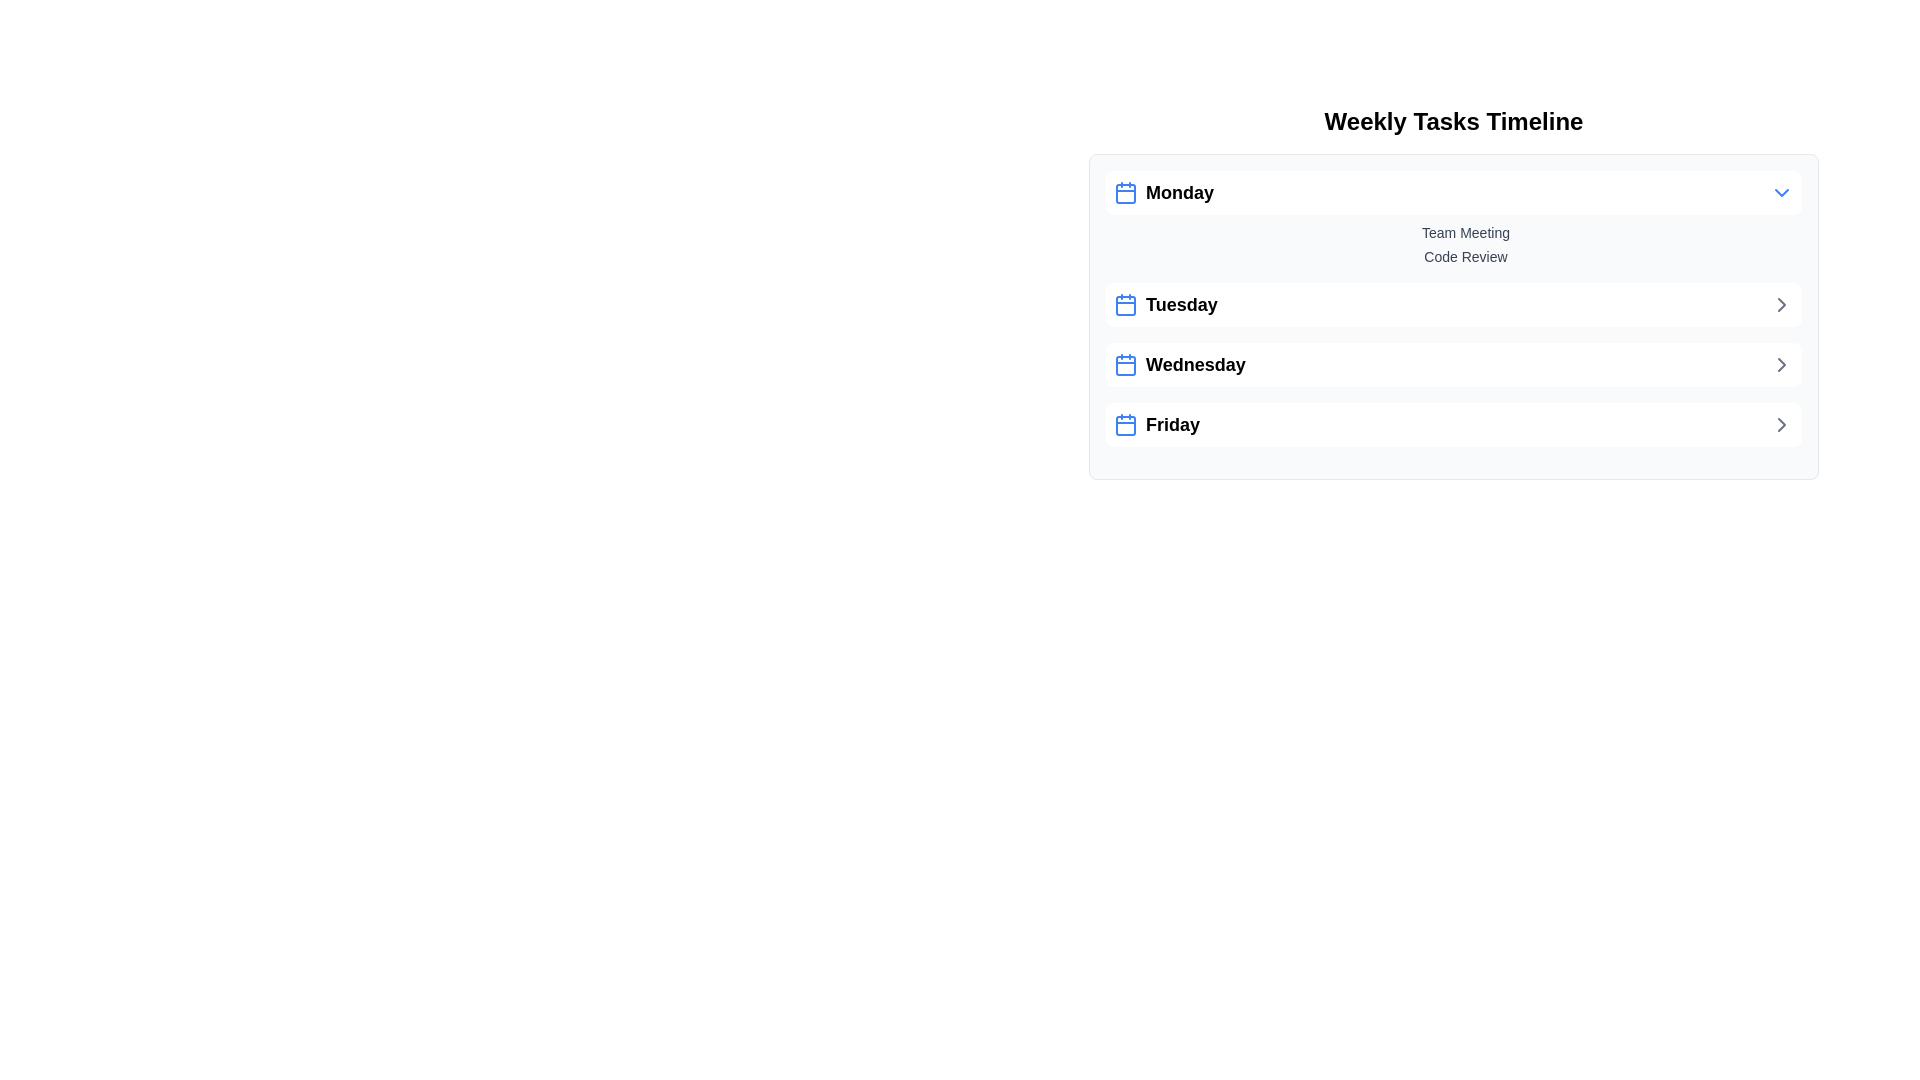  I want to click on the fourth list item under 'Weekly Tasks Timeline' labeled 'Friday', so click(1454, 423).